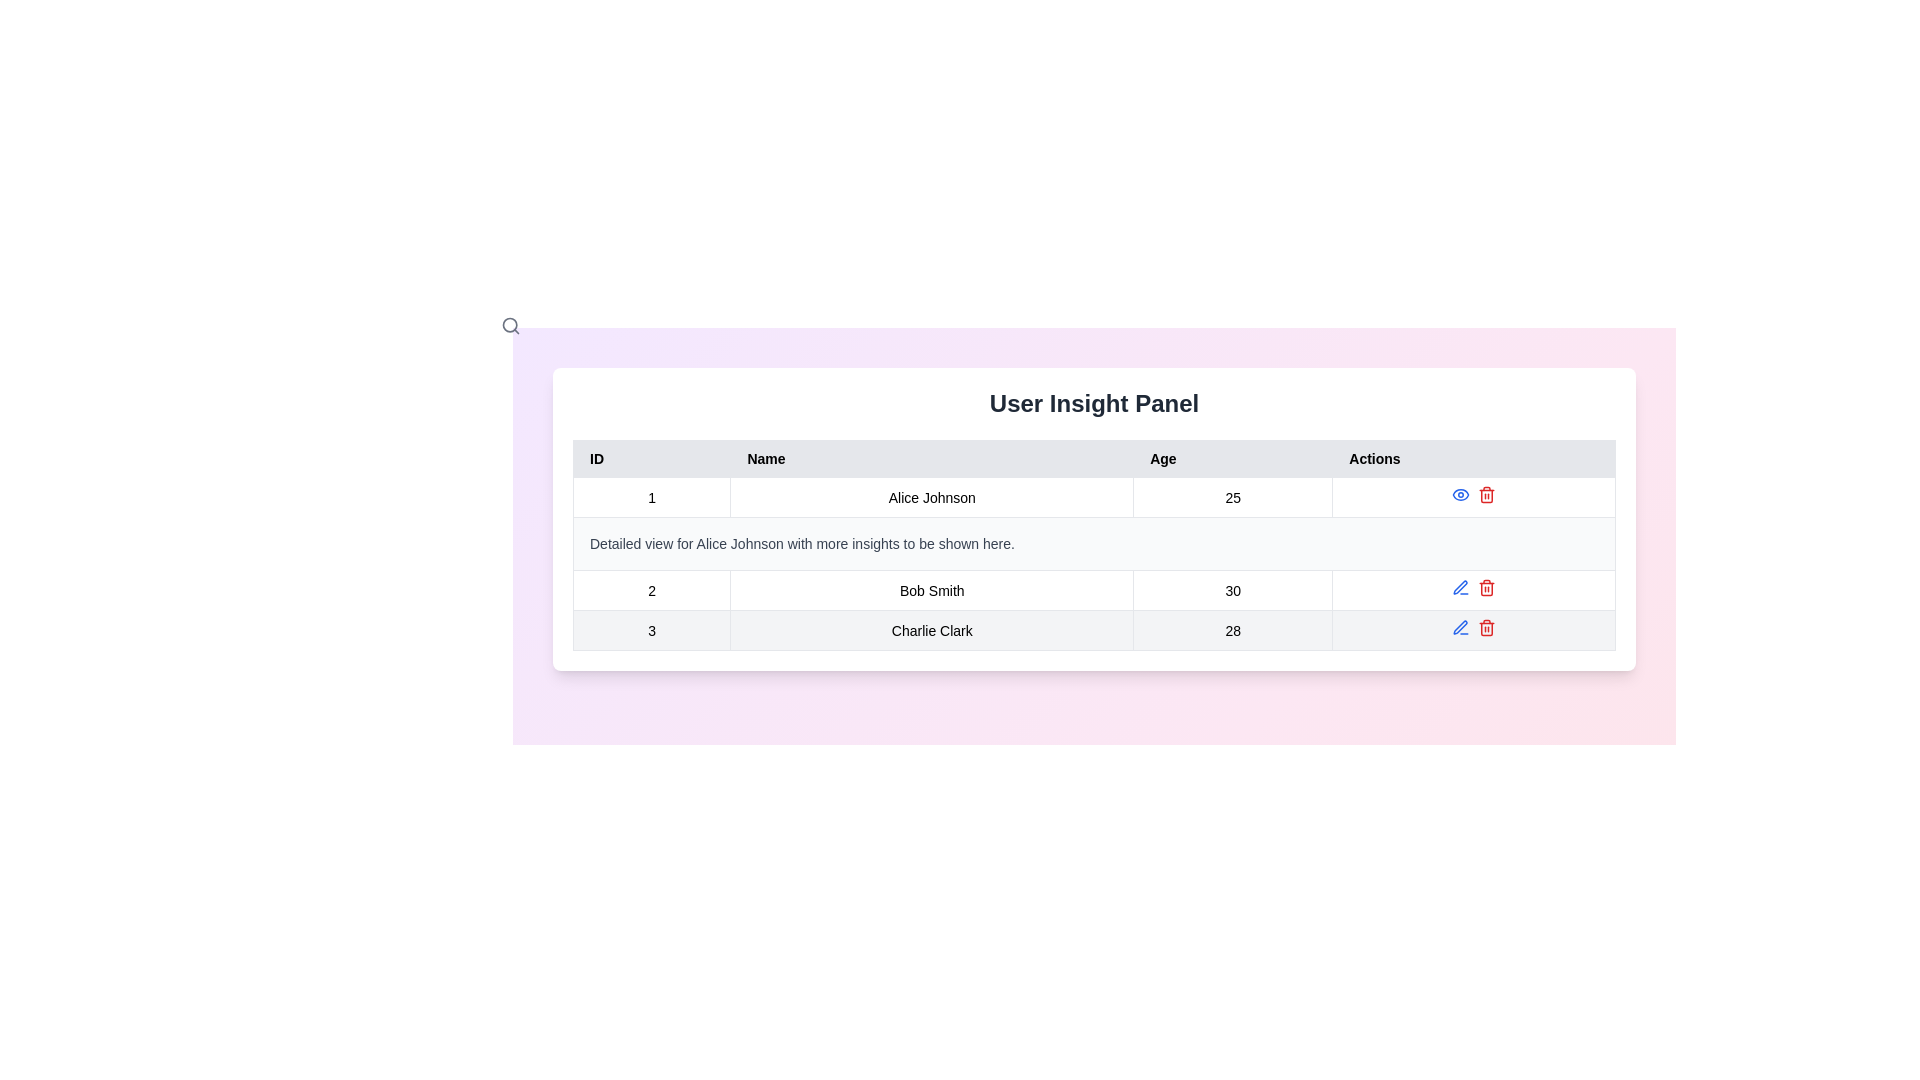  I want to click on the actionable controls for the row associated with 'Bob Smith', so click(1474, 589).